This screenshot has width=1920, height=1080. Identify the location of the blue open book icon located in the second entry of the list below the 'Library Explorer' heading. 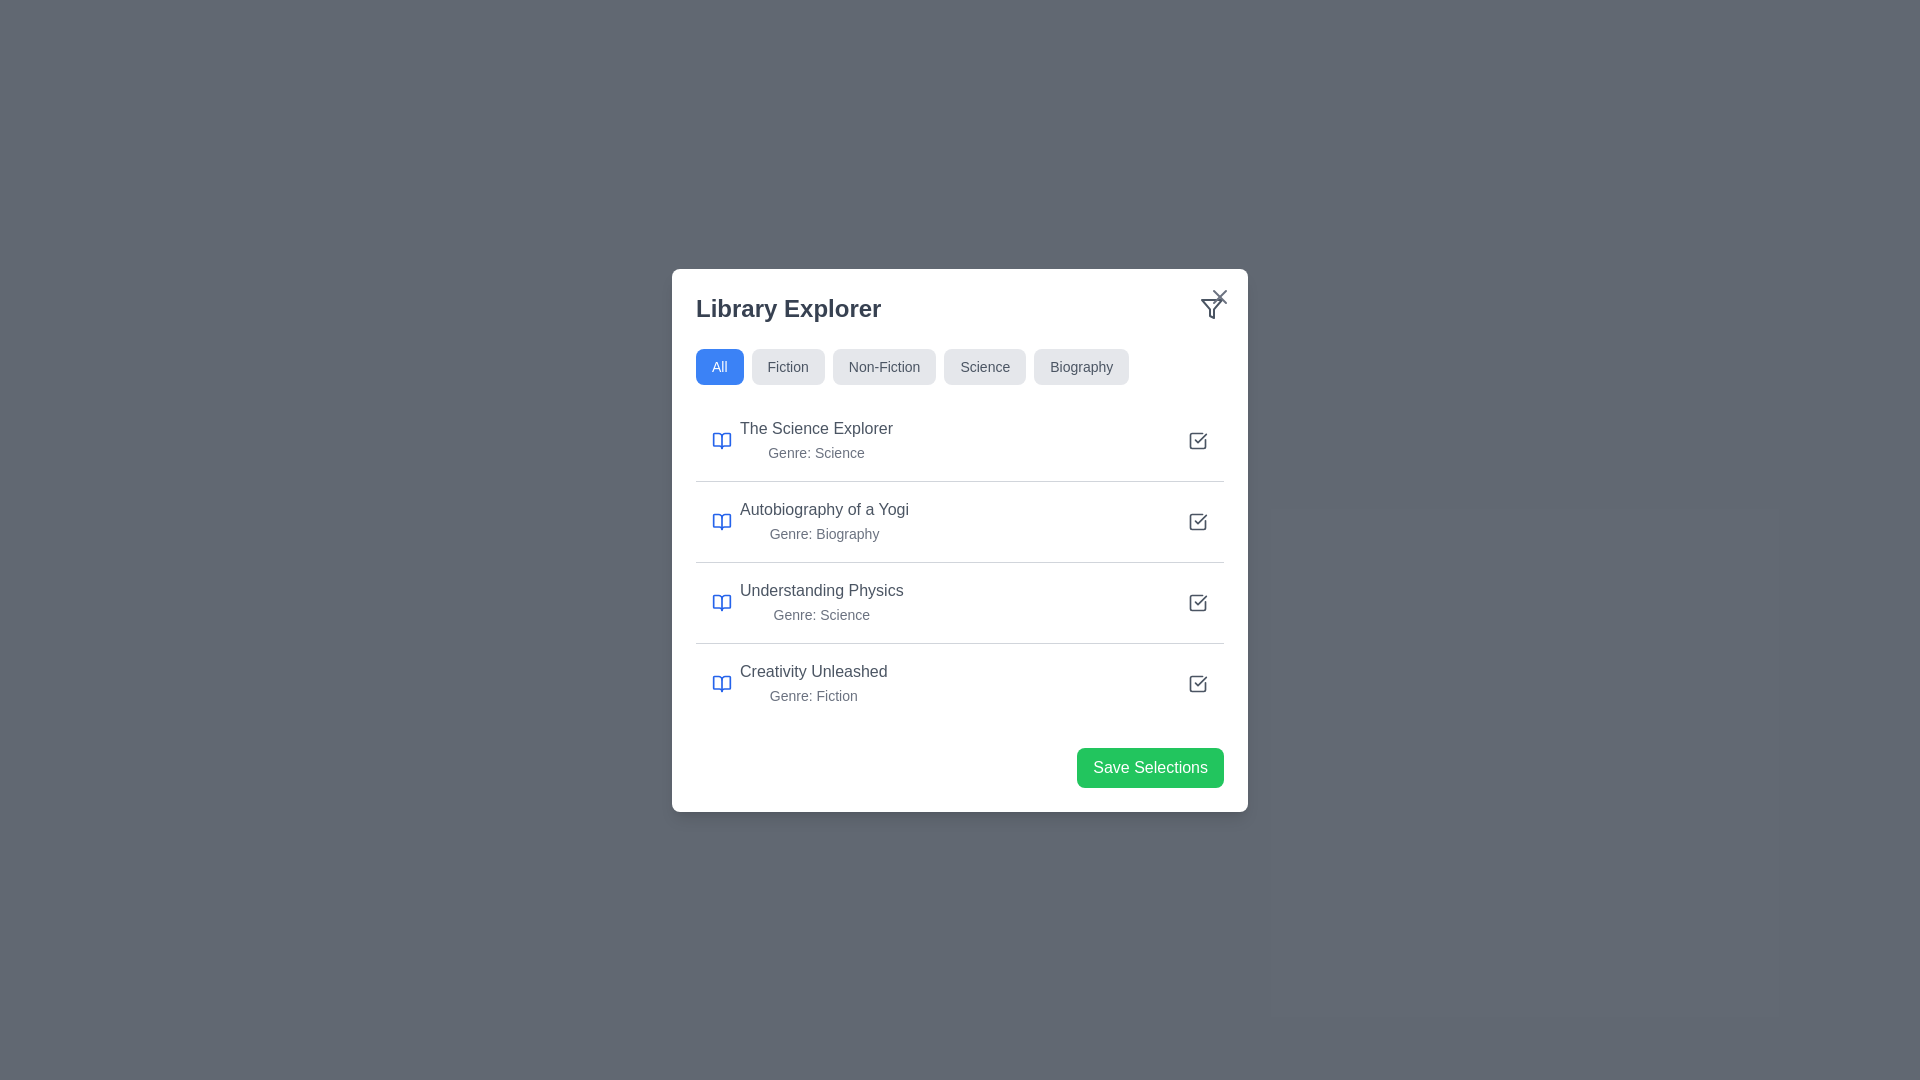
(720, 519).